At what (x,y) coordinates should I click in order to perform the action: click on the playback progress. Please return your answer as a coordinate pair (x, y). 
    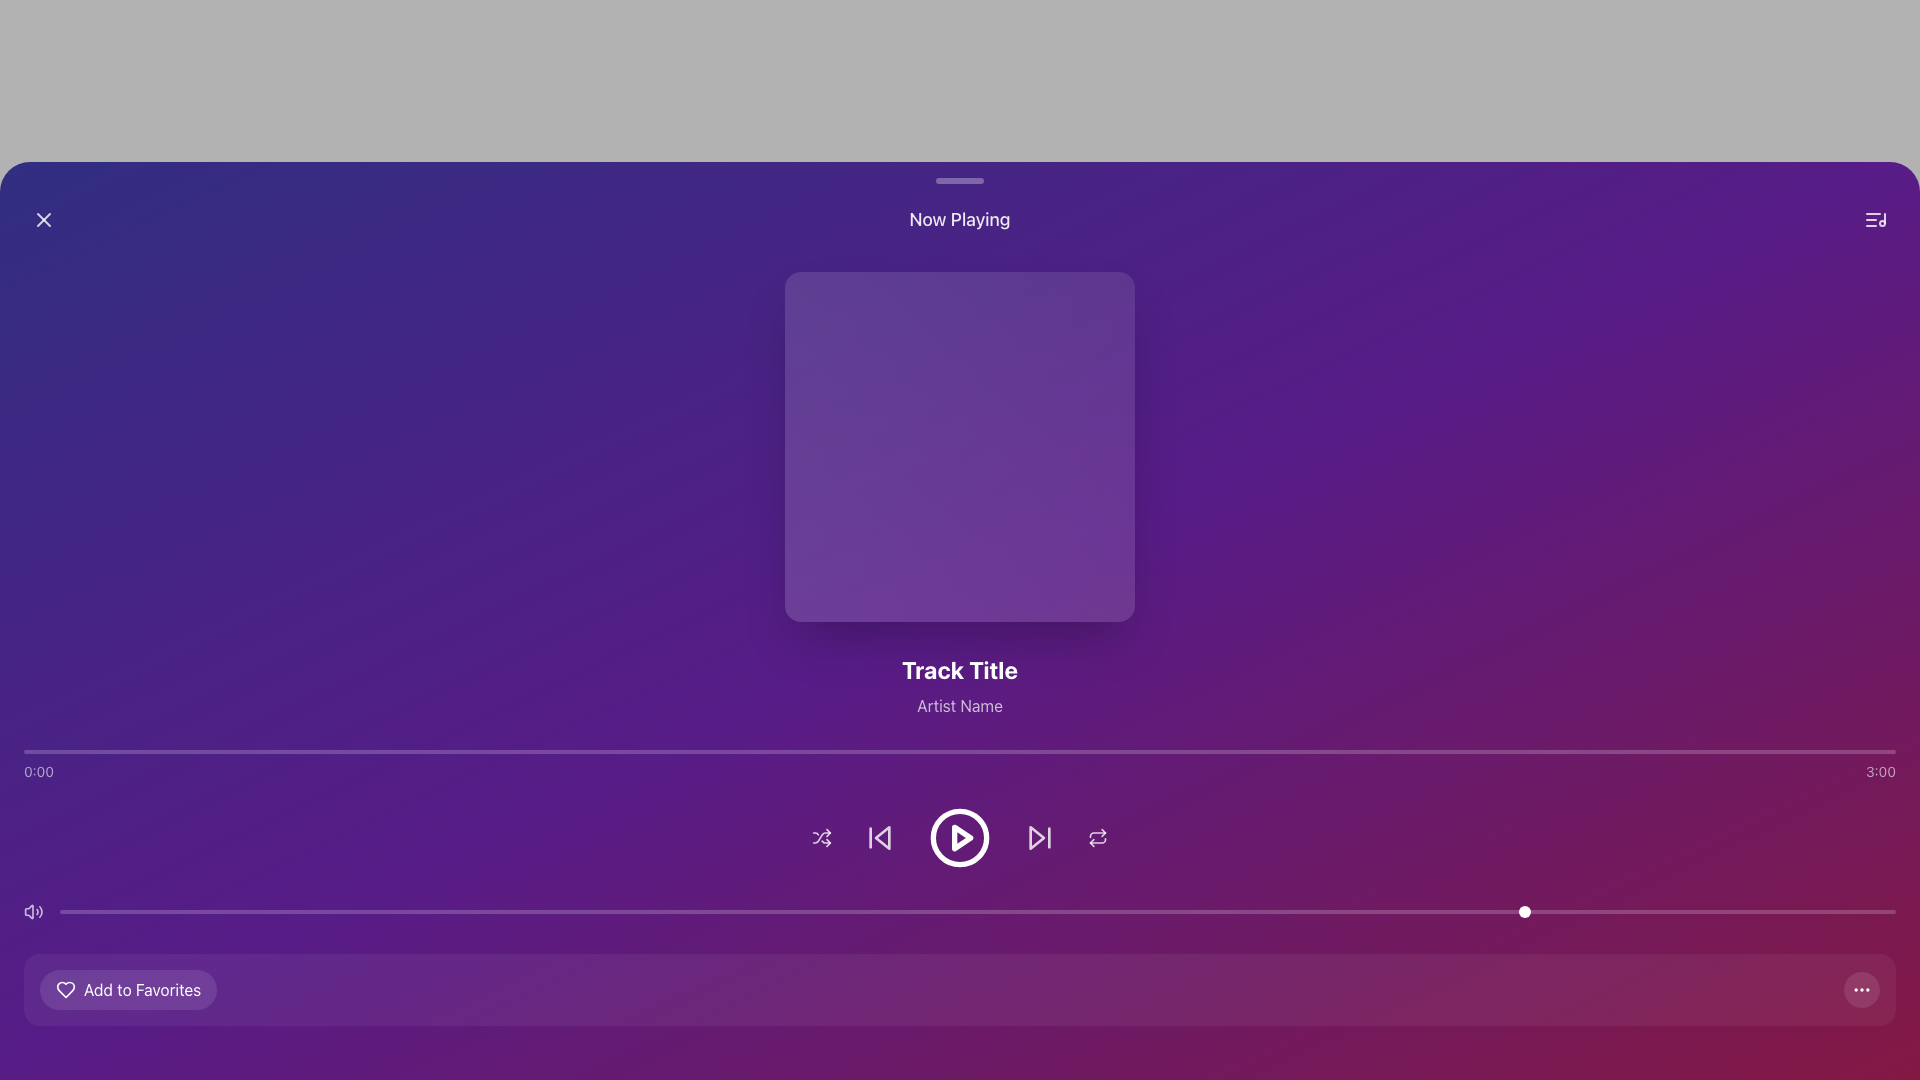
    Looking at the image, I should click on (360, 752).